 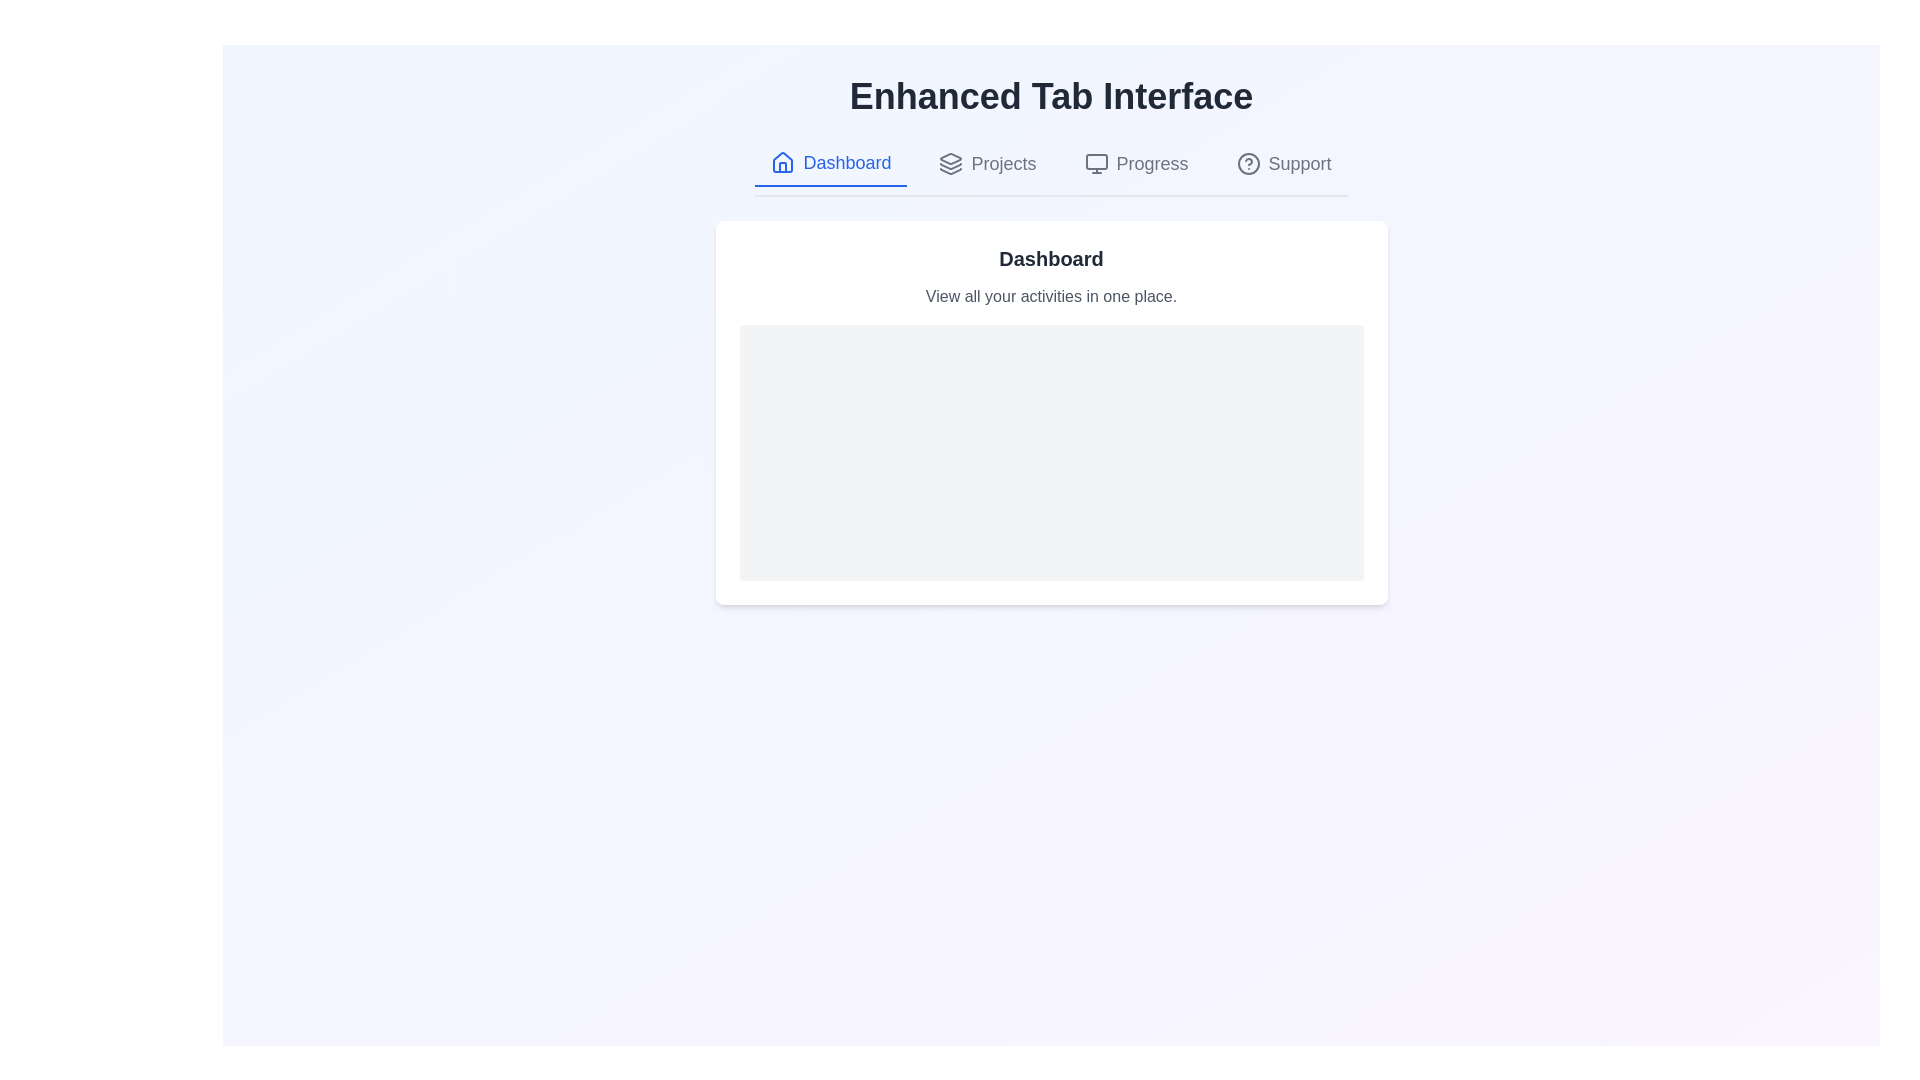 I want to click on the tab labeled Projects to display its content, so click(x=988, y=163).